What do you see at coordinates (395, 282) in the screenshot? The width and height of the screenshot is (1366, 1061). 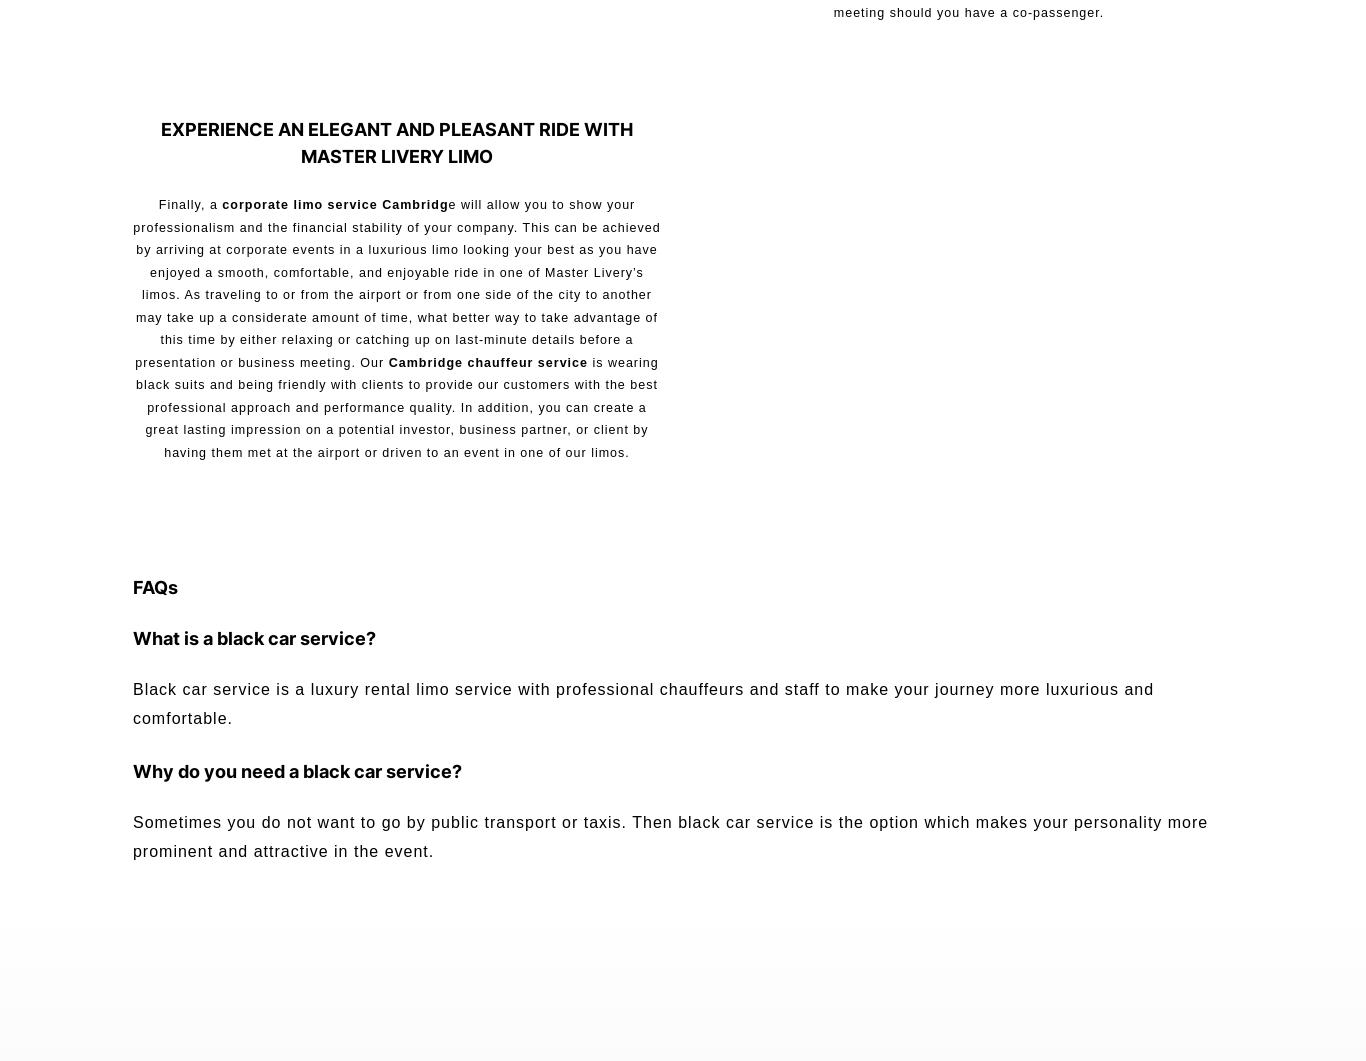 I see `'e will allow you to show your professionalism and the financial stability of your company. This can be achieved by arriving at corporate events in a luxurious limo looking your best as you have enjoyed a smooth, comfortable, and enjoyable ride in one of Master Livery’s limos. As traveling to or from the airport or from one side of the city to another may take up a considerate amount of time, what better way to take advantage of this time by either relaxing or catching up on last-minute details before a presentation or business meeting. Our'` at bounding box center [395, 282].